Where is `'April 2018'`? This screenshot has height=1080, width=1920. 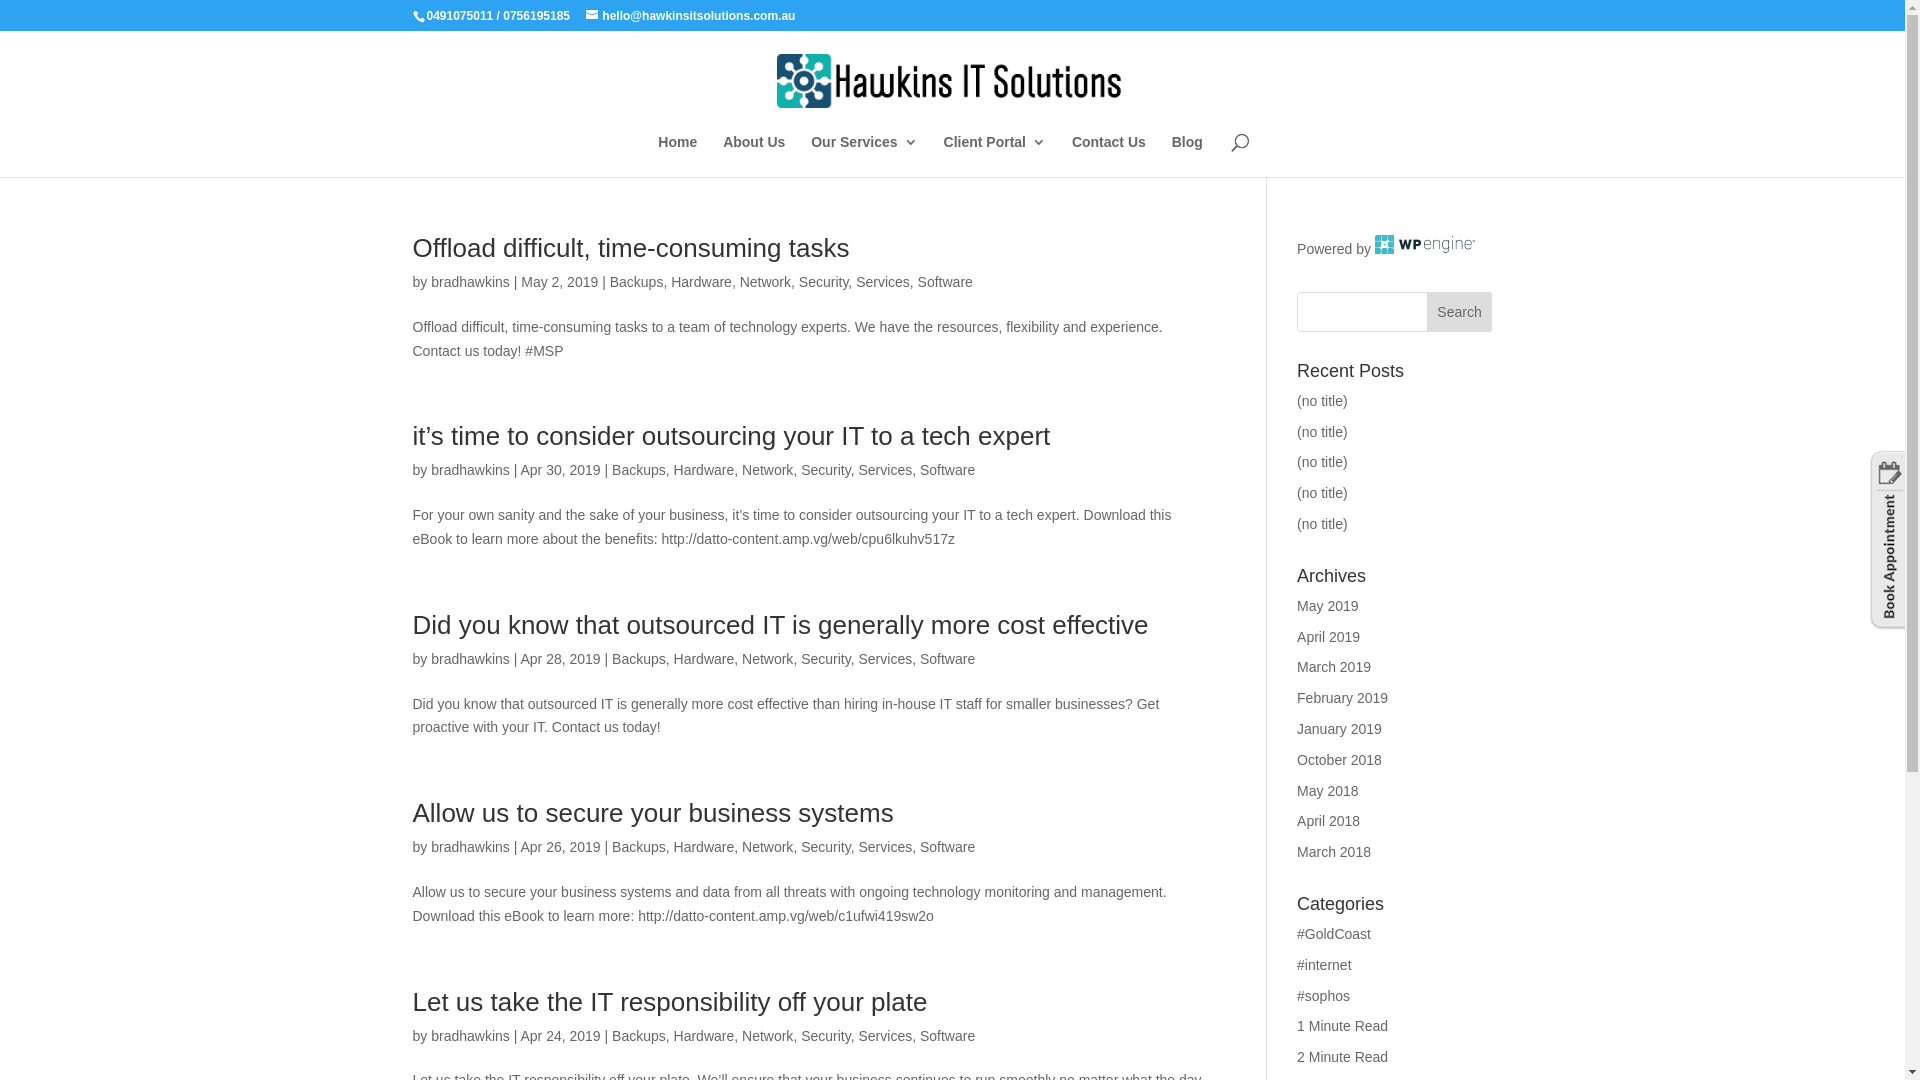 'April 2018' is located at coordinates (1328, 821).